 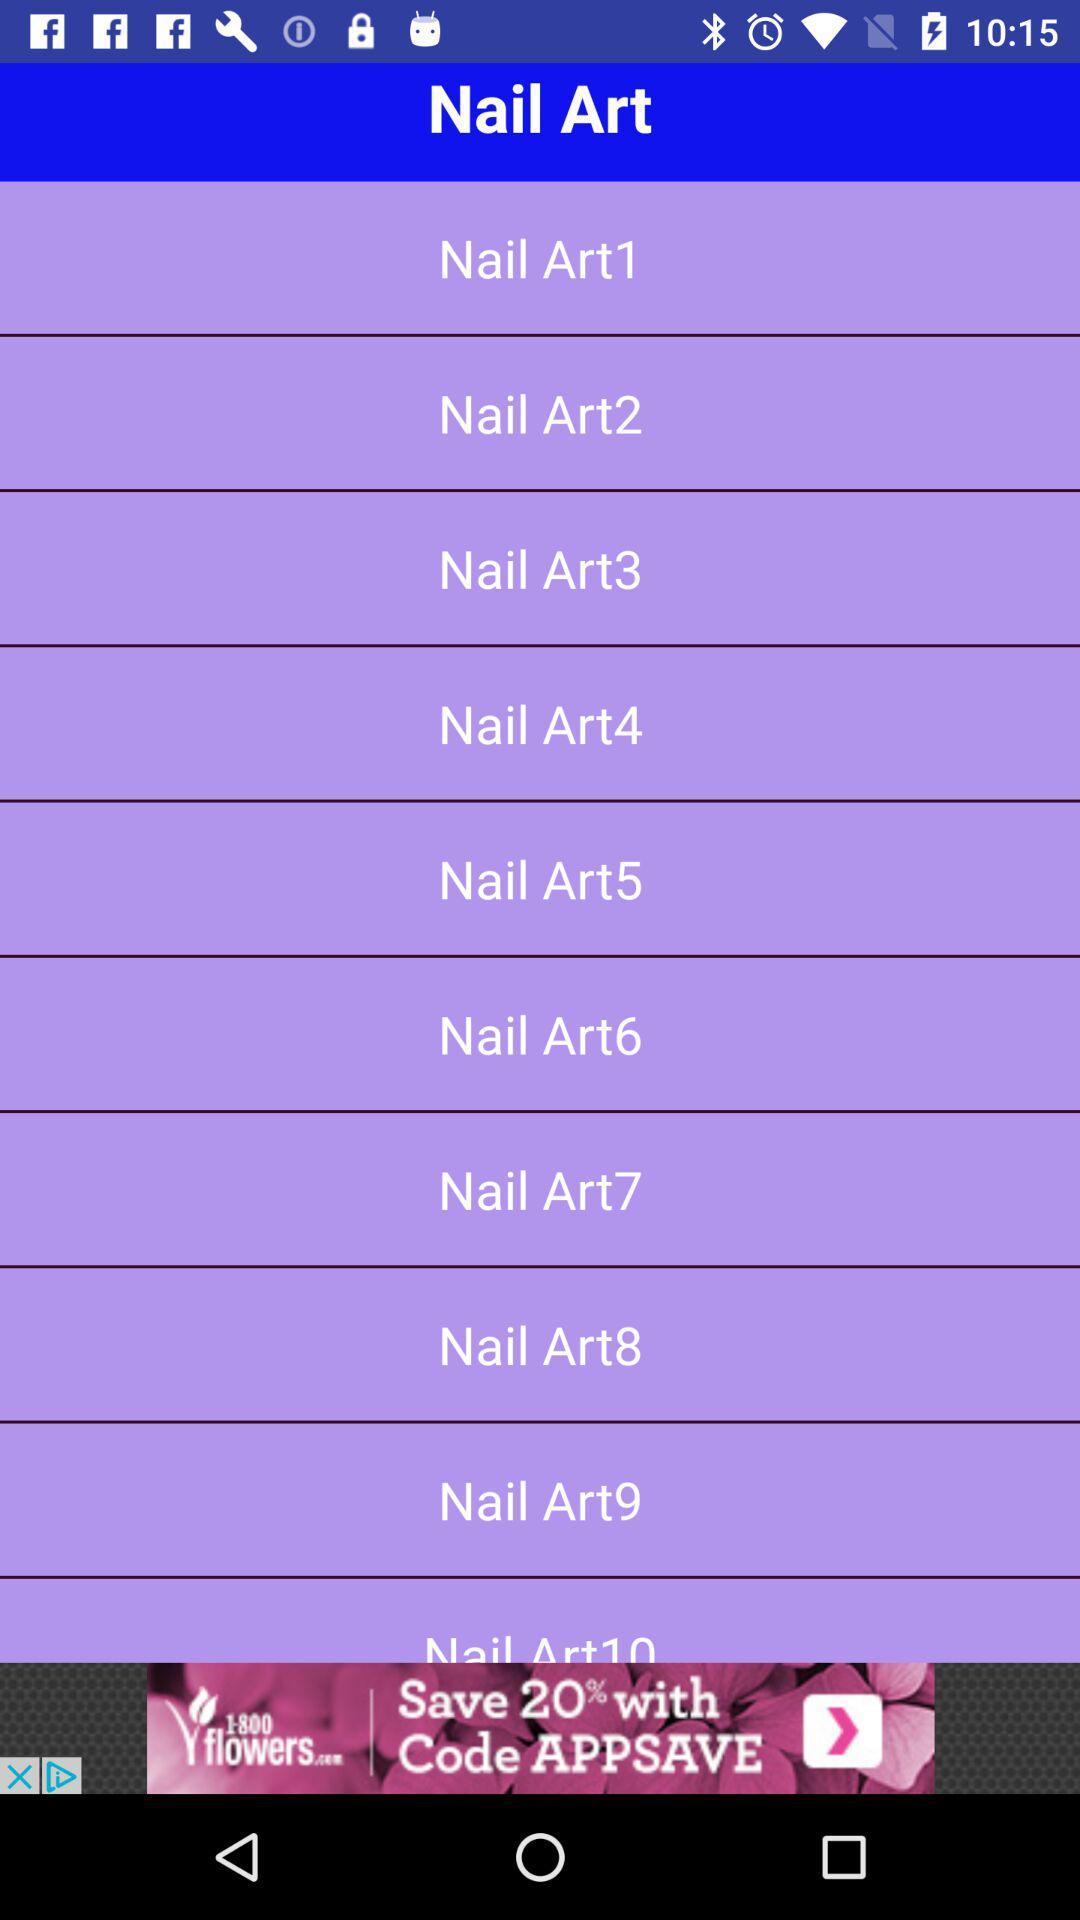 What do you see at coordinates (540, 1727) in the screenshot?
I see `advertisement` at bounding box center [540, 1727].